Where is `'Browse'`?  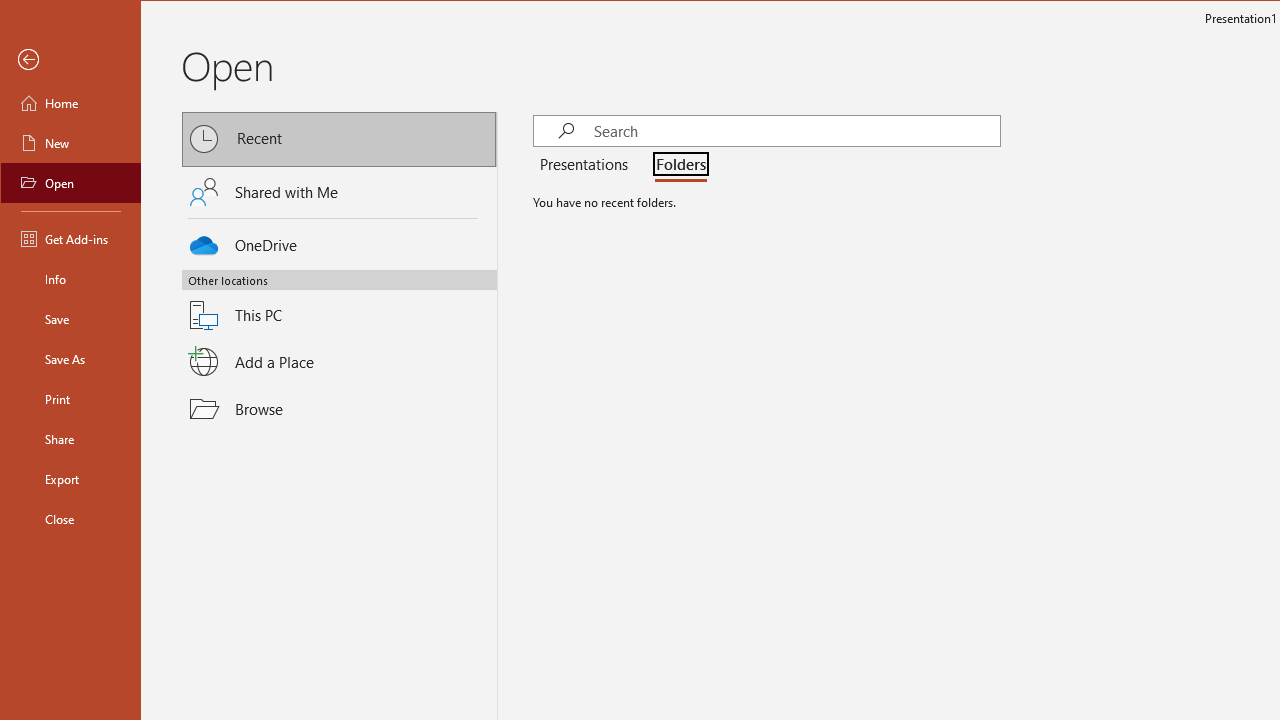
'Browse' is located at coordinates (339, 408).